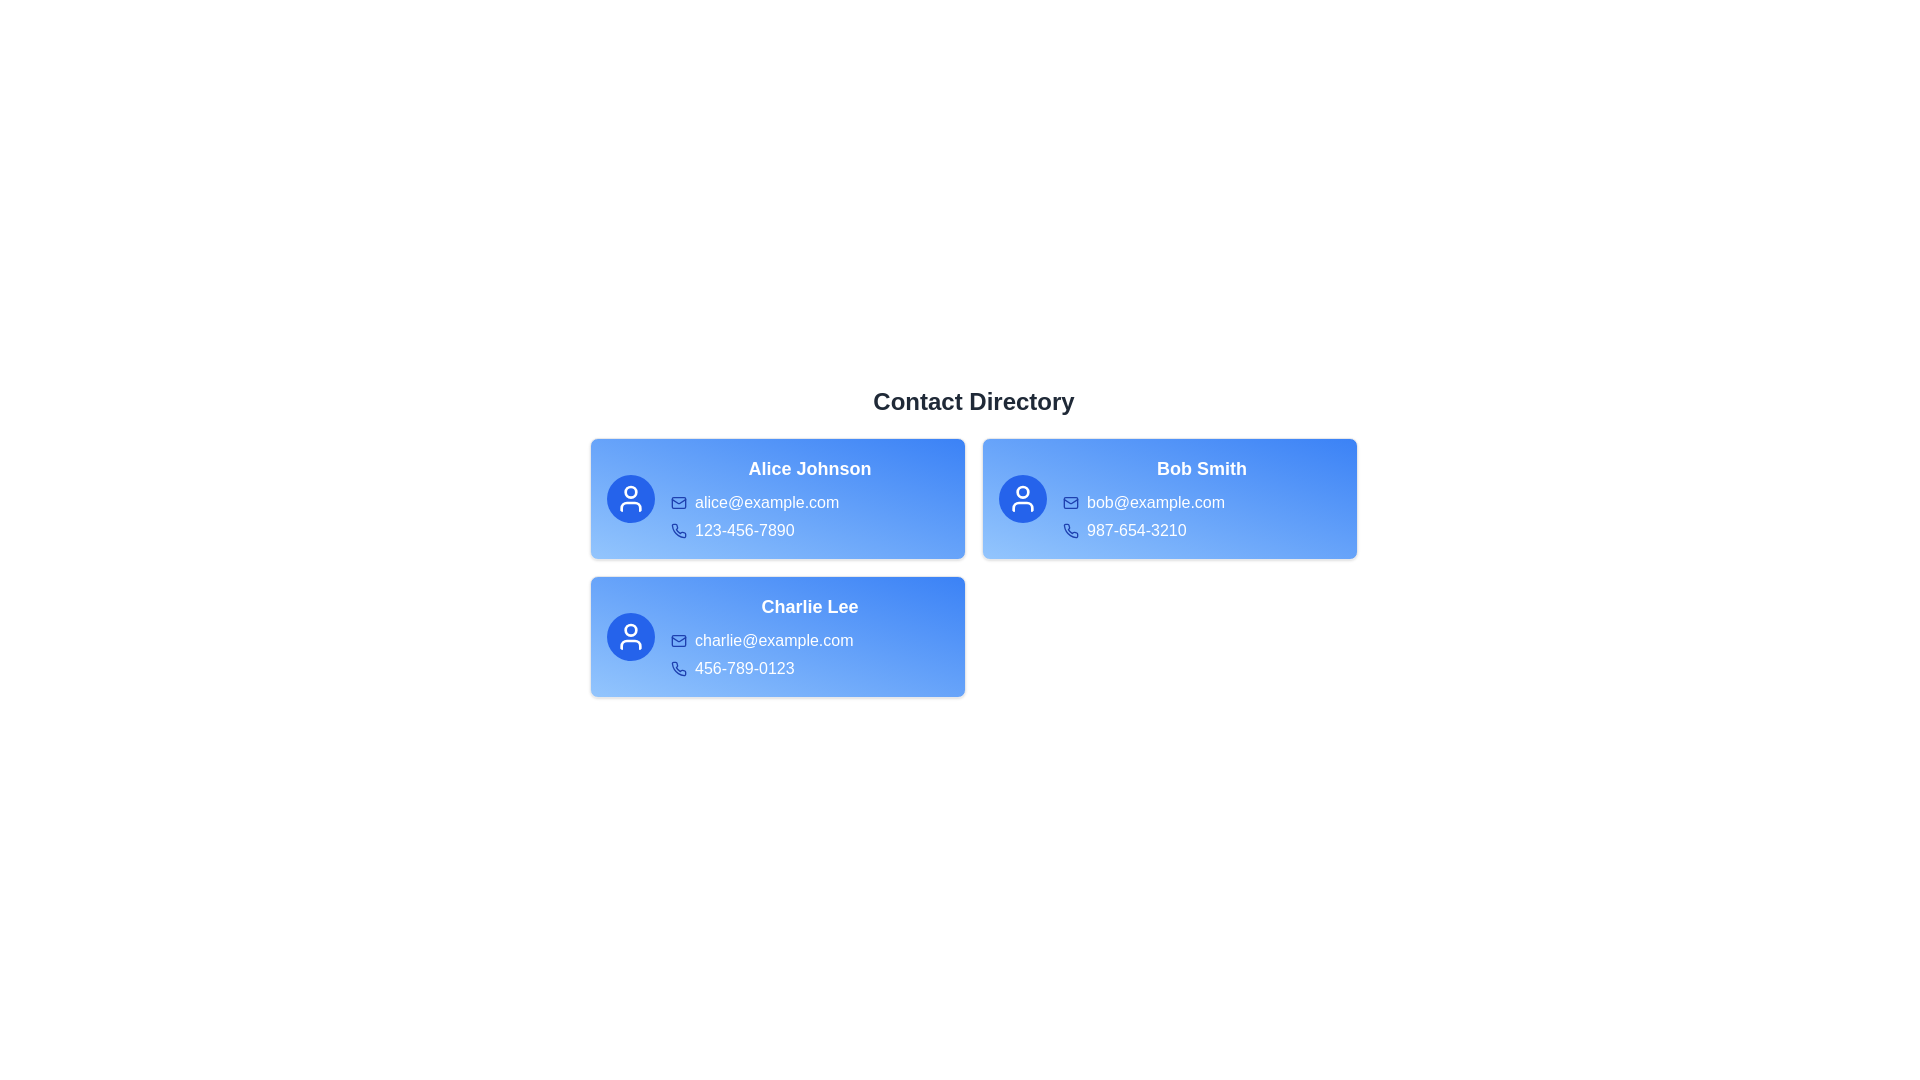 Image resolution: width=1920 pixels, height=1080 pixels. Describe the element at coordinates (810, 501) in the screenshot. I see `the email address alice@example.com and select 'Copy' from the context menu` at that location.